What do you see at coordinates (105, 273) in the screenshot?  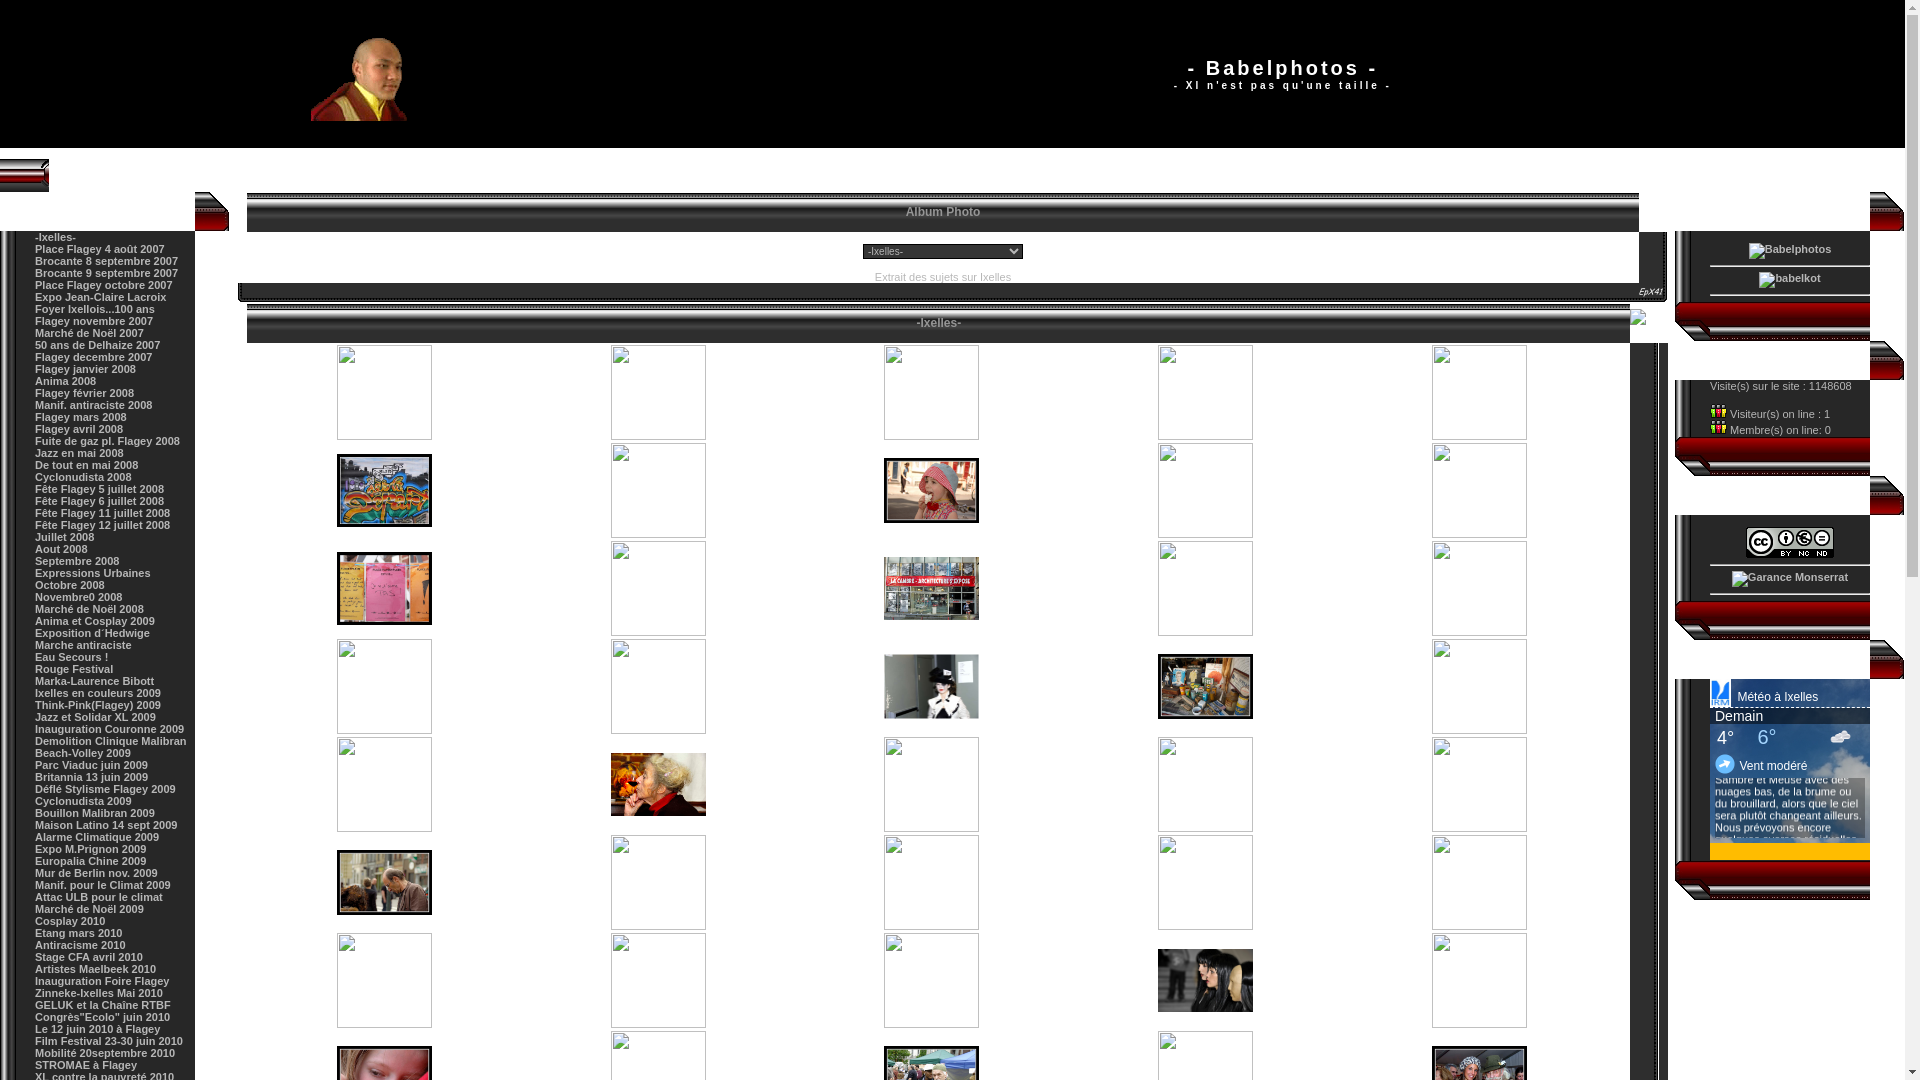 I see `'Brocante 9 septembre 2007'` at bounding box center [105, 273].